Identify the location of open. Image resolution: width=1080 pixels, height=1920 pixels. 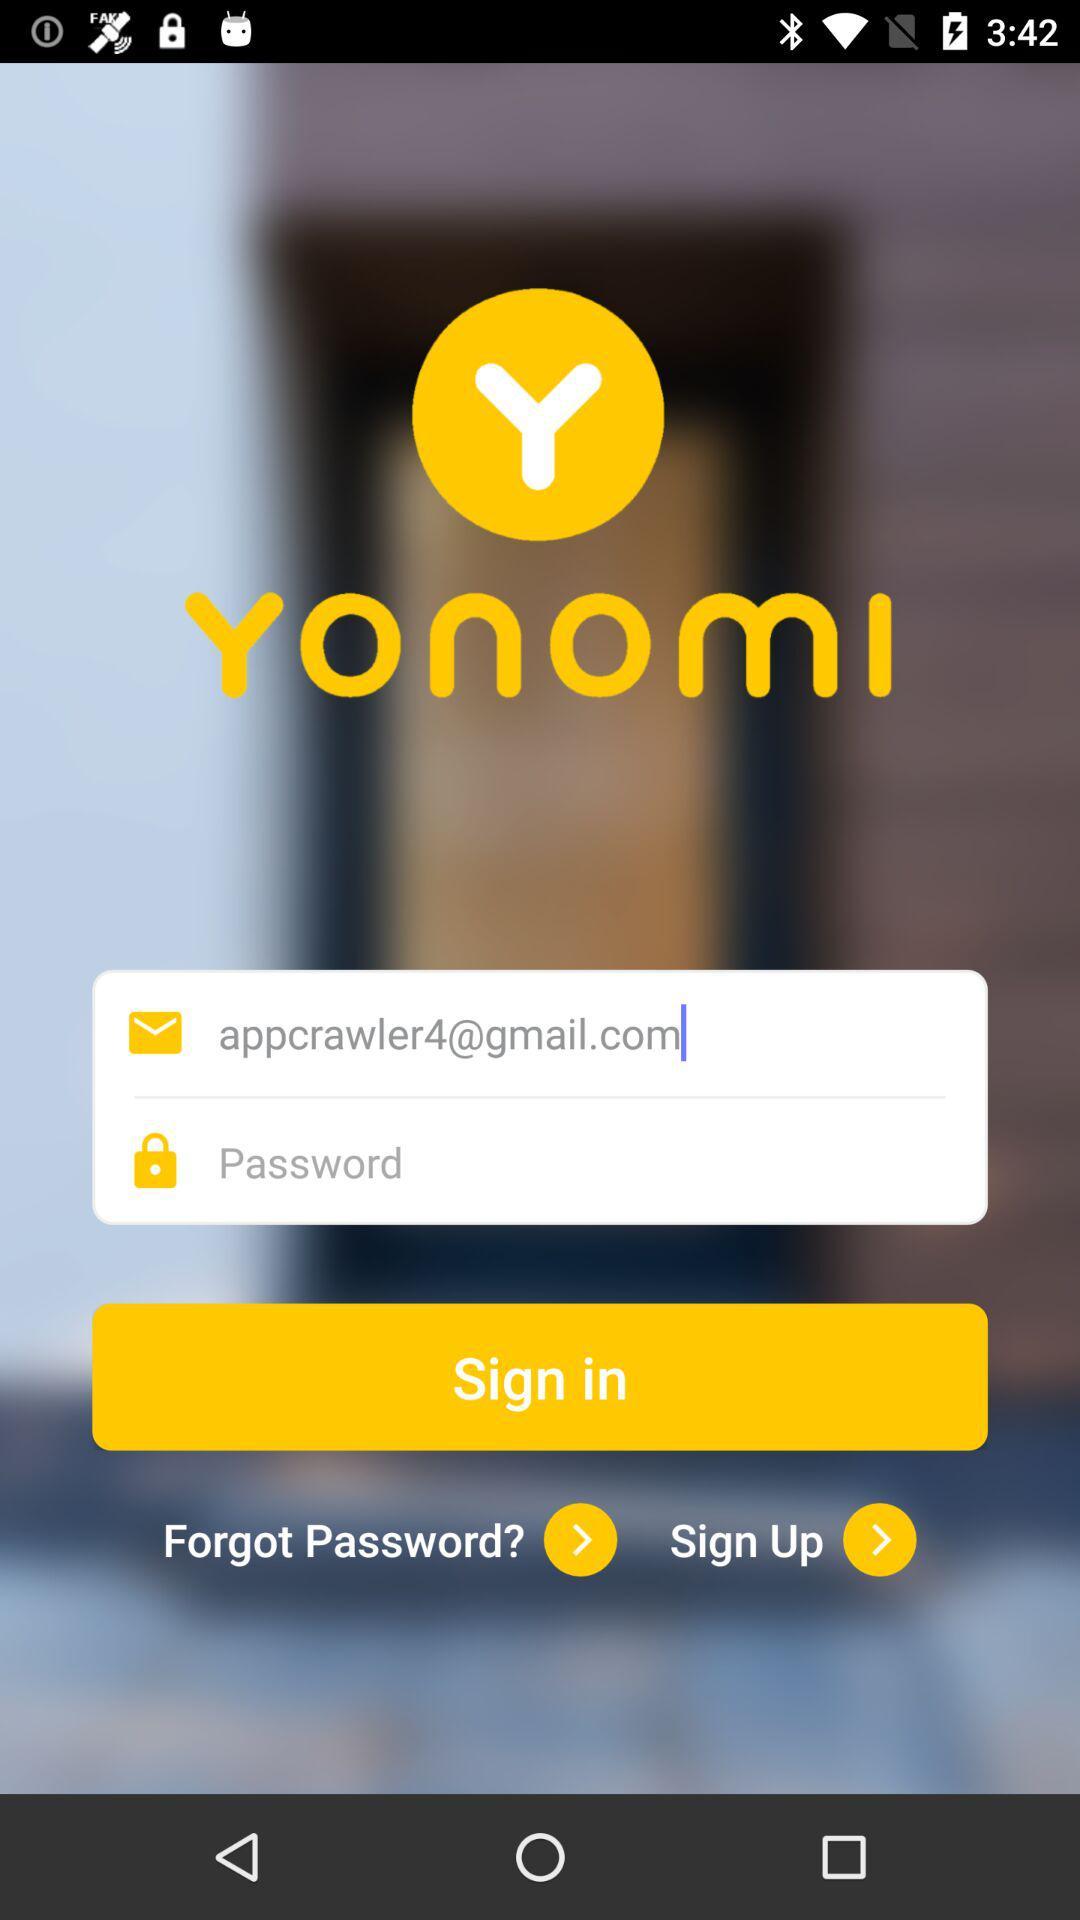
(878, 1538).